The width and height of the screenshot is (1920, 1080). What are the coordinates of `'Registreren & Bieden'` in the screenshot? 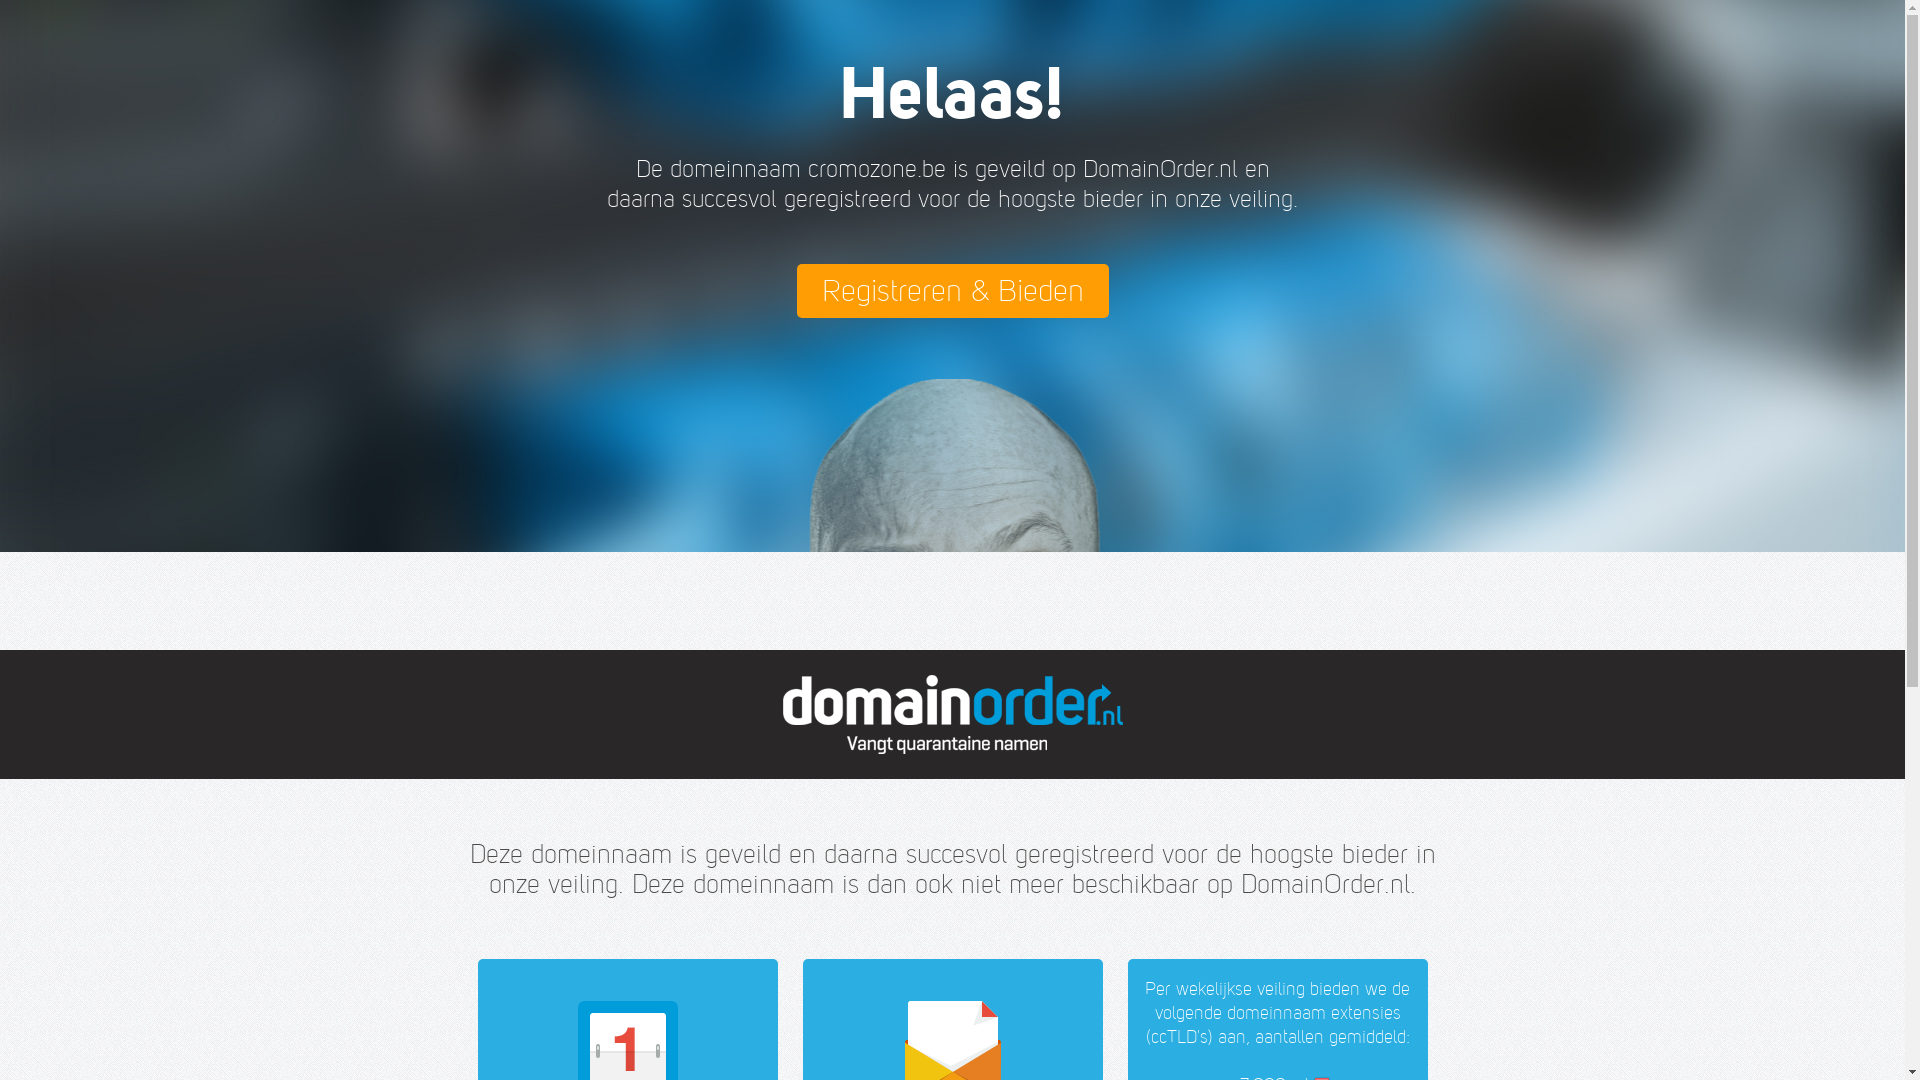 It's located at (950, 290).